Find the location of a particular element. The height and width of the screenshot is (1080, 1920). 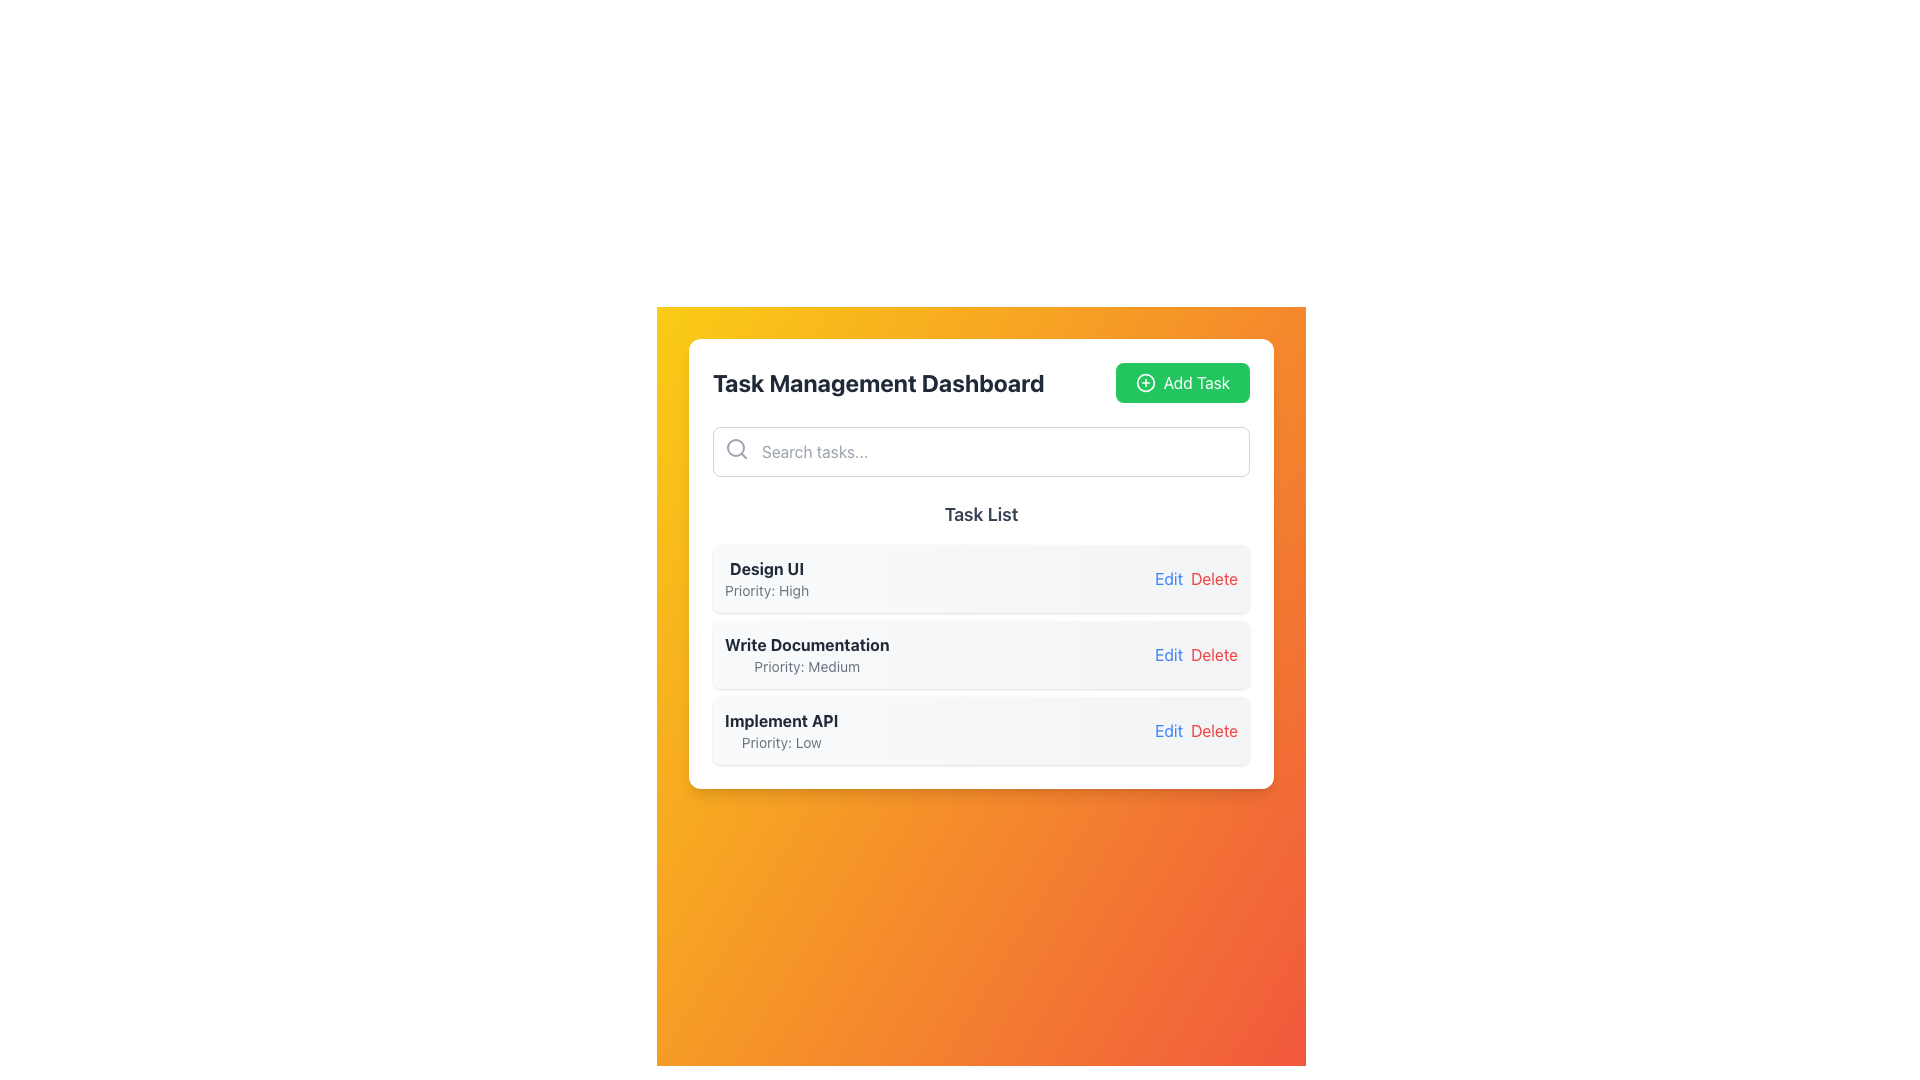

the small circular icon with a green background and a white plus symbol is located at coordinates (1145, 382).